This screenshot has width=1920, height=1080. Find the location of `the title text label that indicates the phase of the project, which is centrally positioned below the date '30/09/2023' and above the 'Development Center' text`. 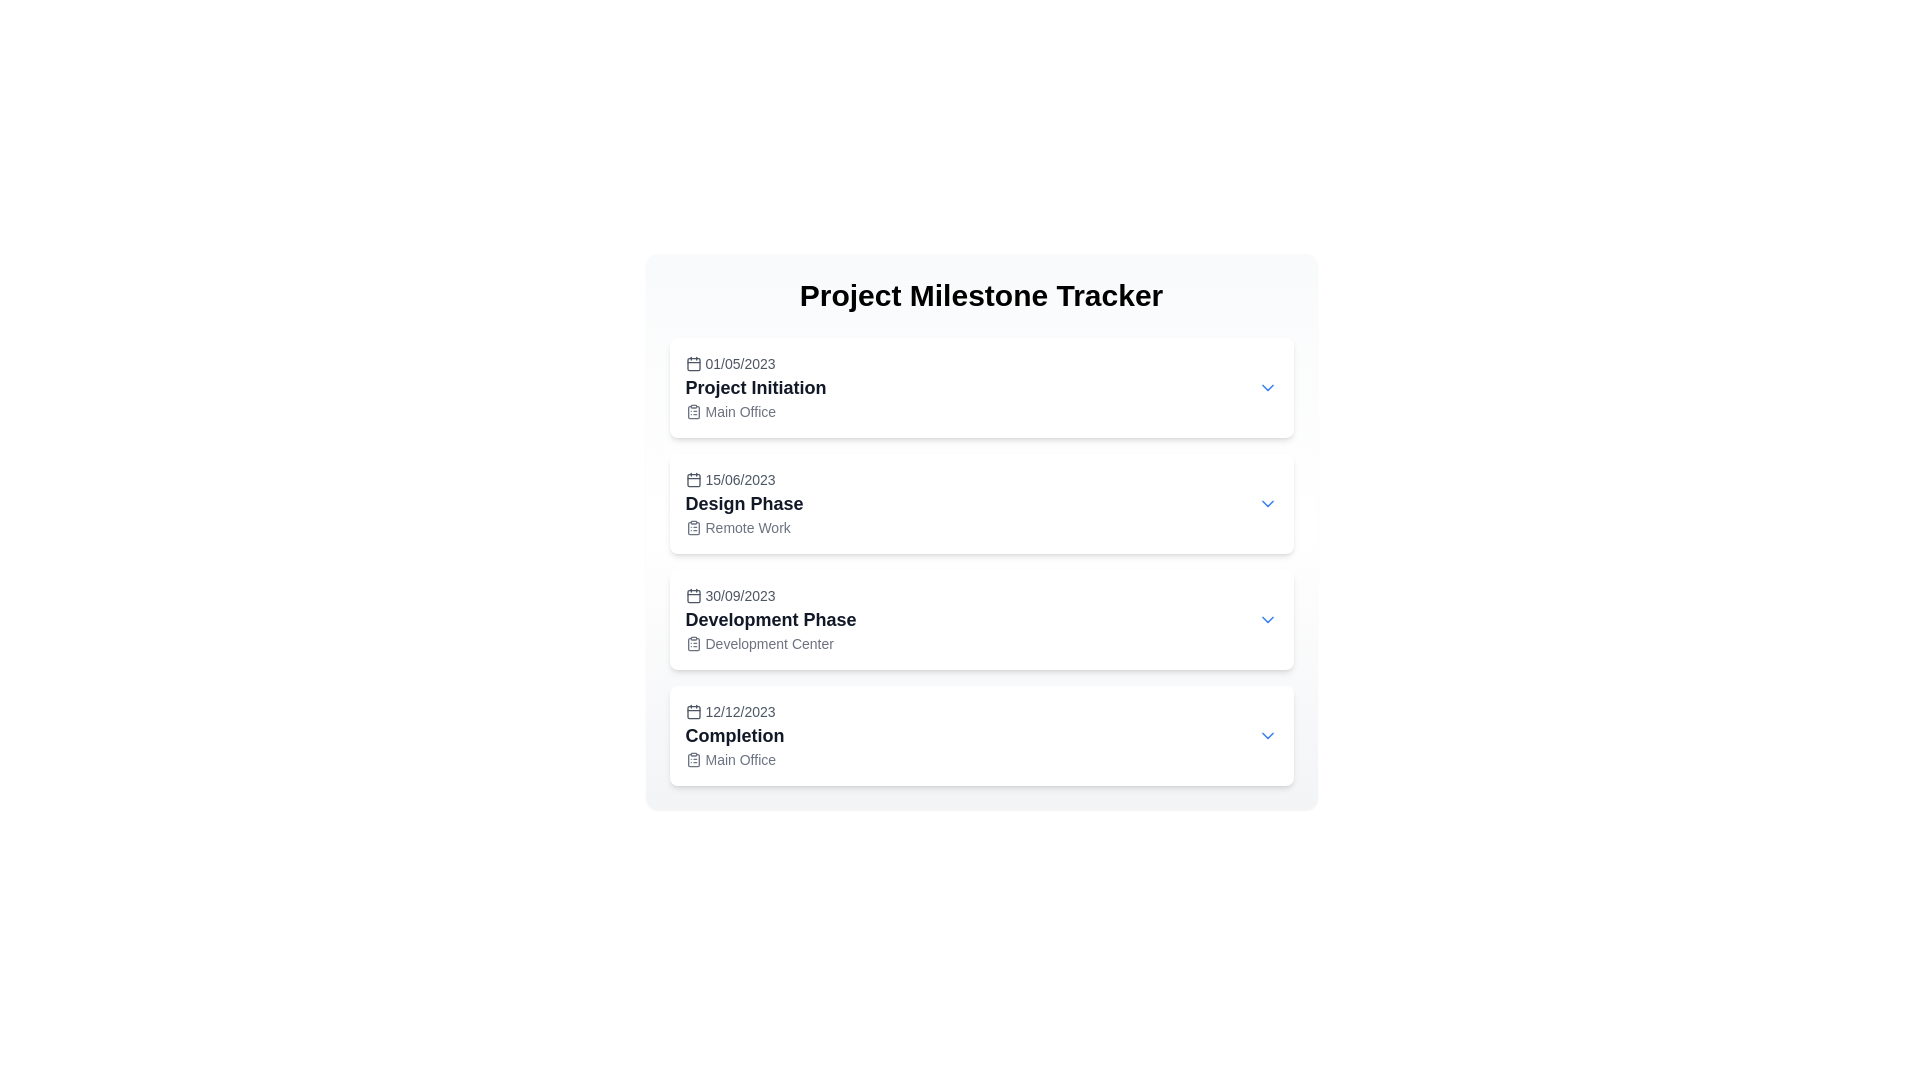

the title text label that indicates the phase of the project, which is centrally positioned below the date '30/09/2023' and above the 'Development Center' text is located at coordinates (770, 619).